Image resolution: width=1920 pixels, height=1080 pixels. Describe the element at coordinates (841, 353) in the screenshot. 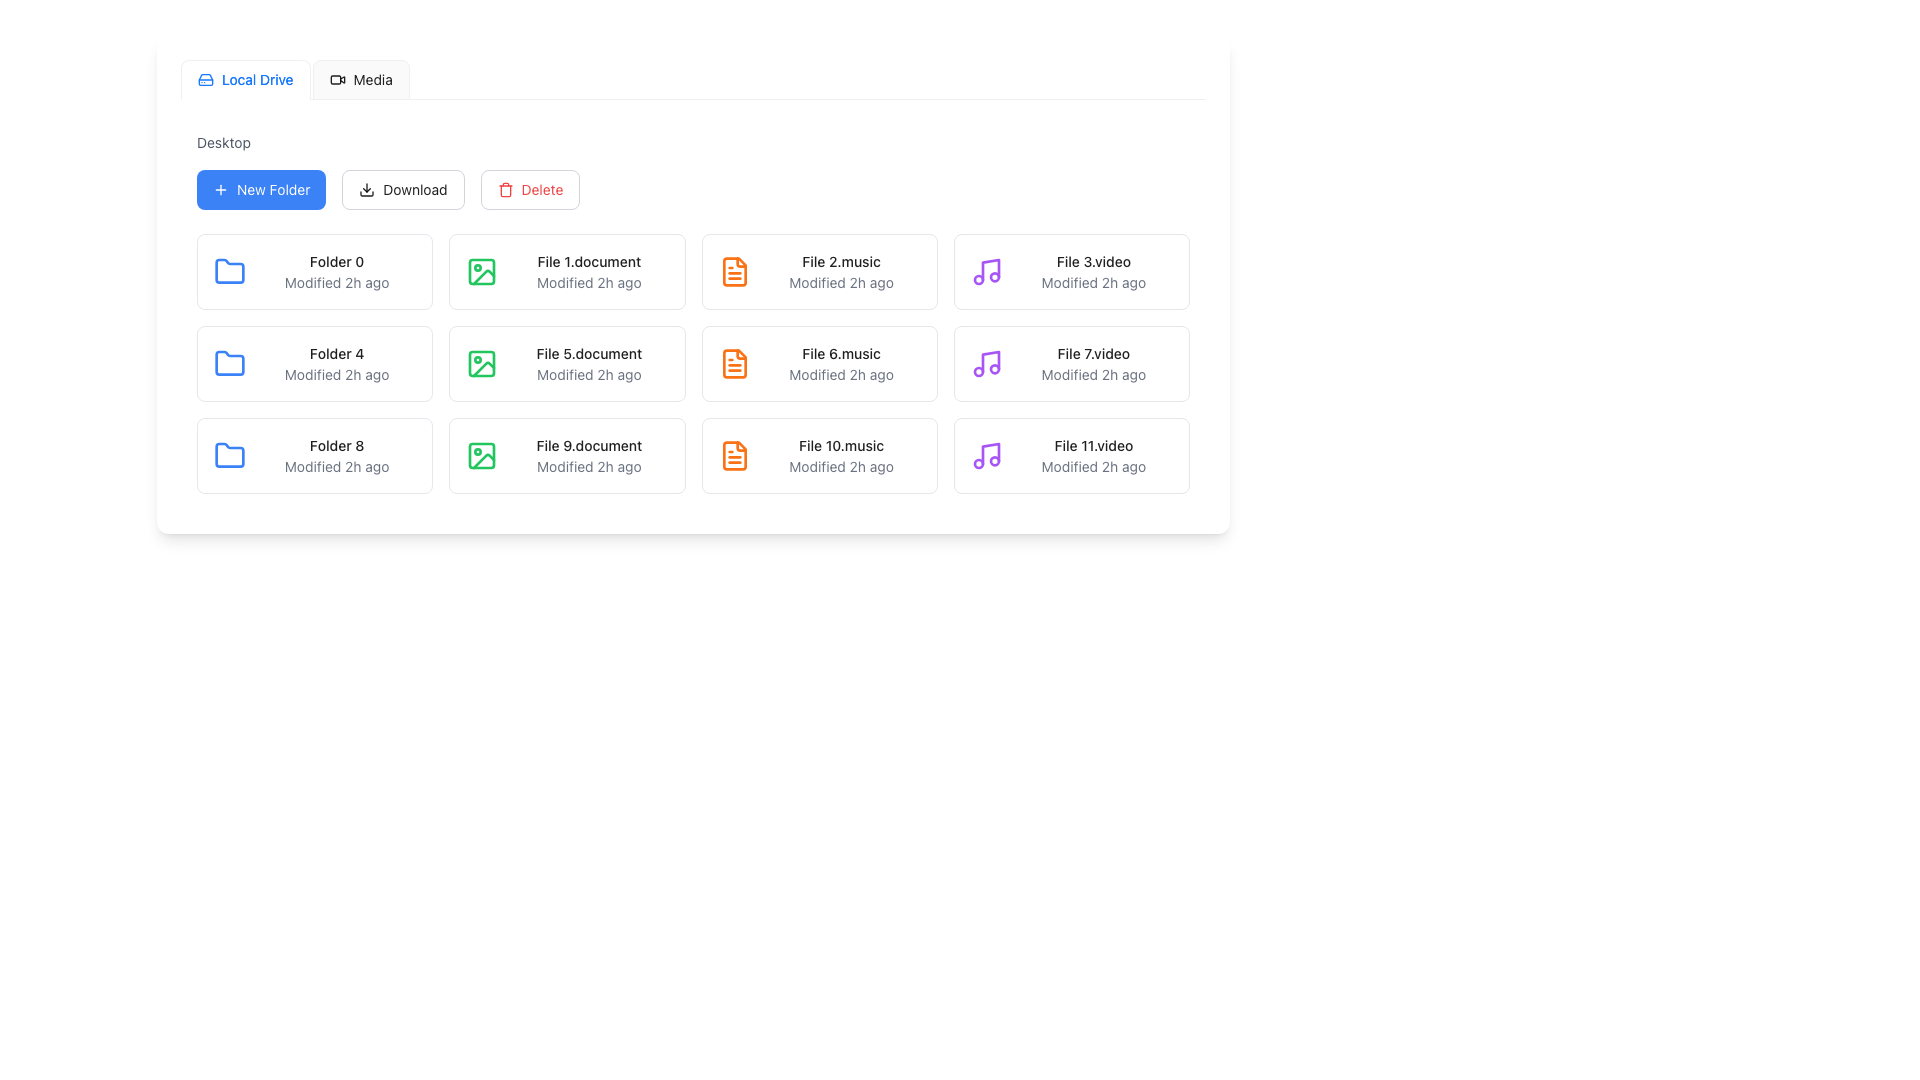

I see `the text label that identifies a file, located in the second row and third column of the grid layout, above the 'Modified 2h ago' label` at that location.